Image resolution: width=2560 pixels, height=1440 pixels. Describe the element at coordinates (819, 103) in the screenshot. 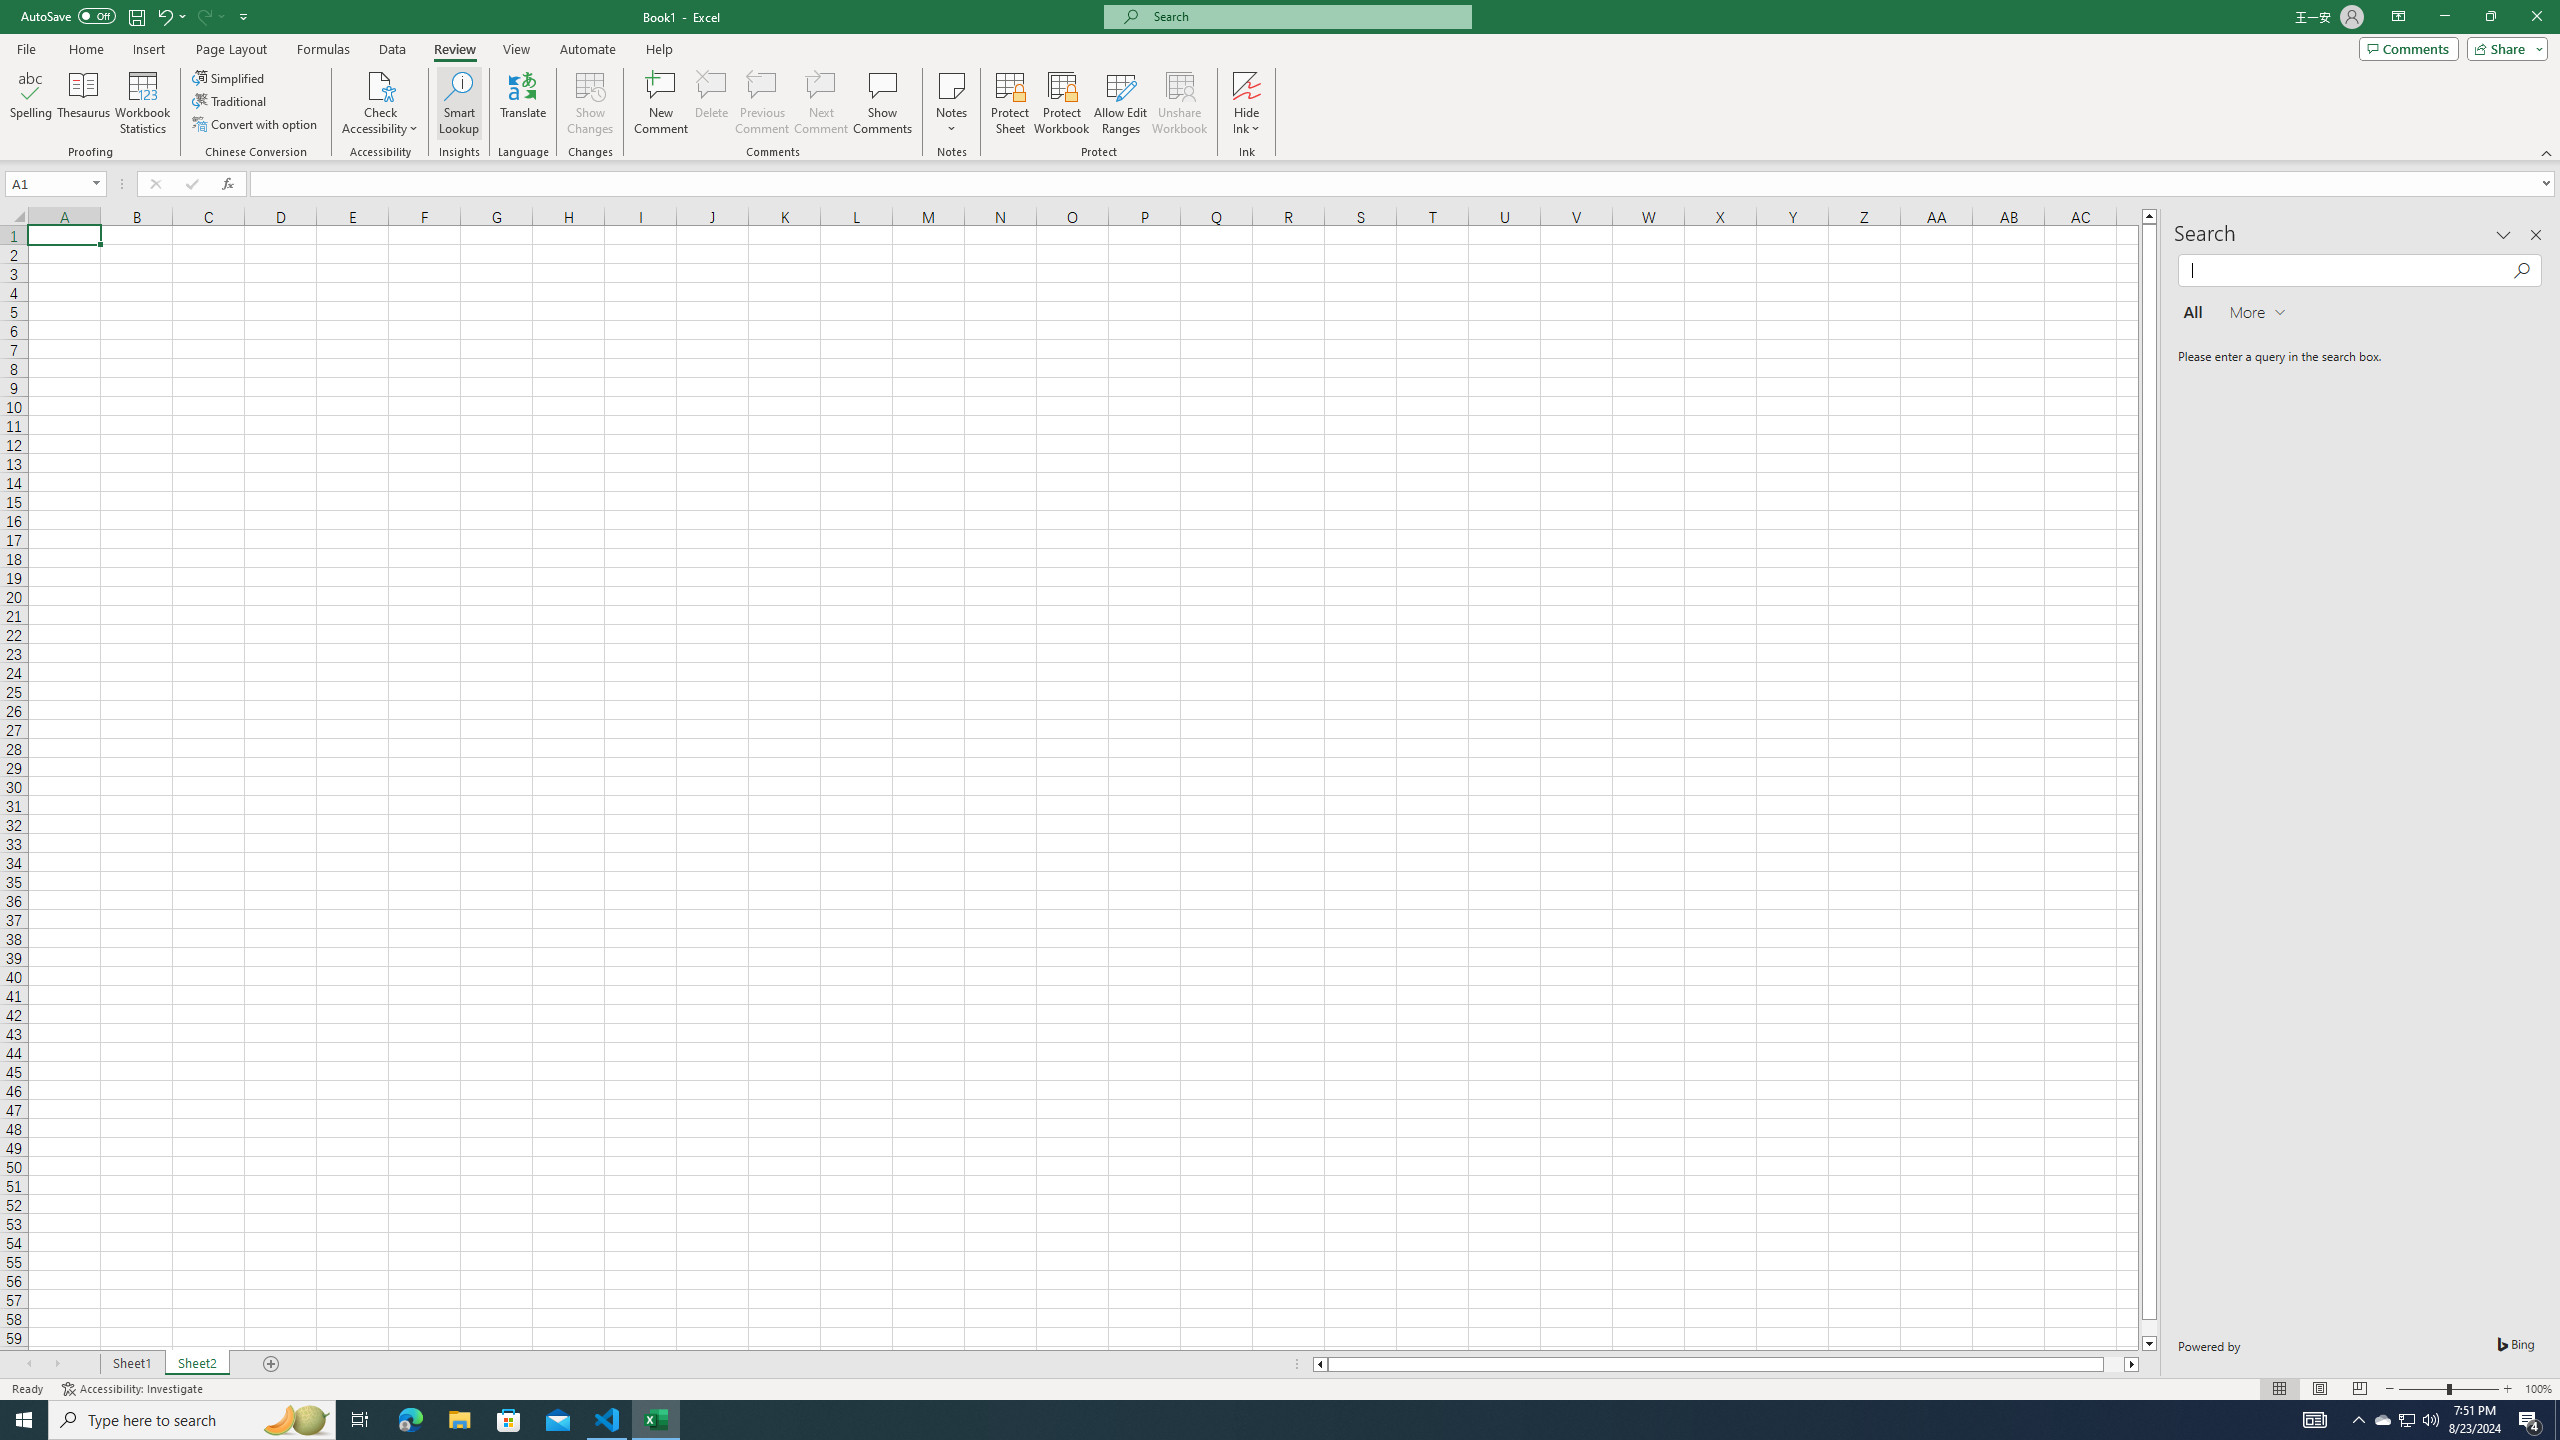

I see `'Next Comment'` at that location.